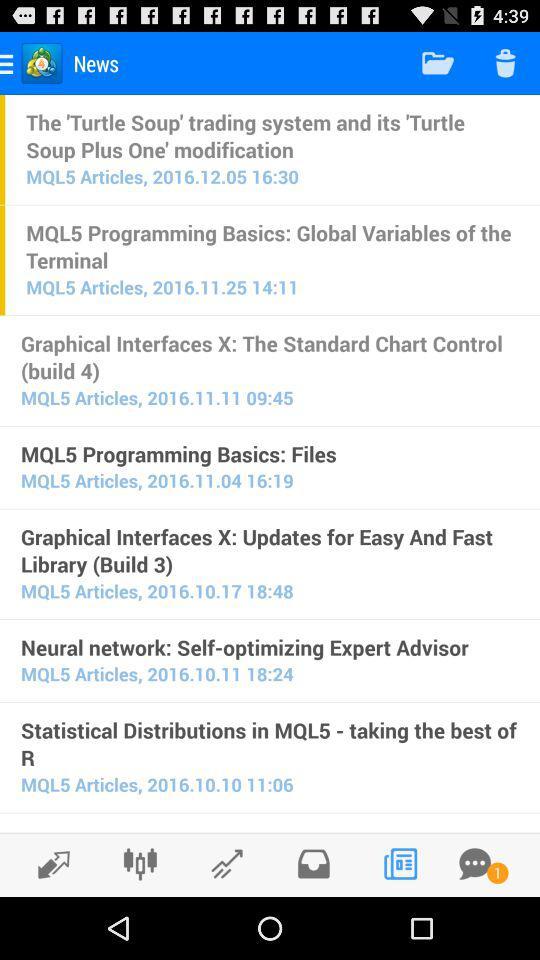  Describe the element at coordinates (271, 134) in the screenshot. I see `the the turtle soup icon` at that location.